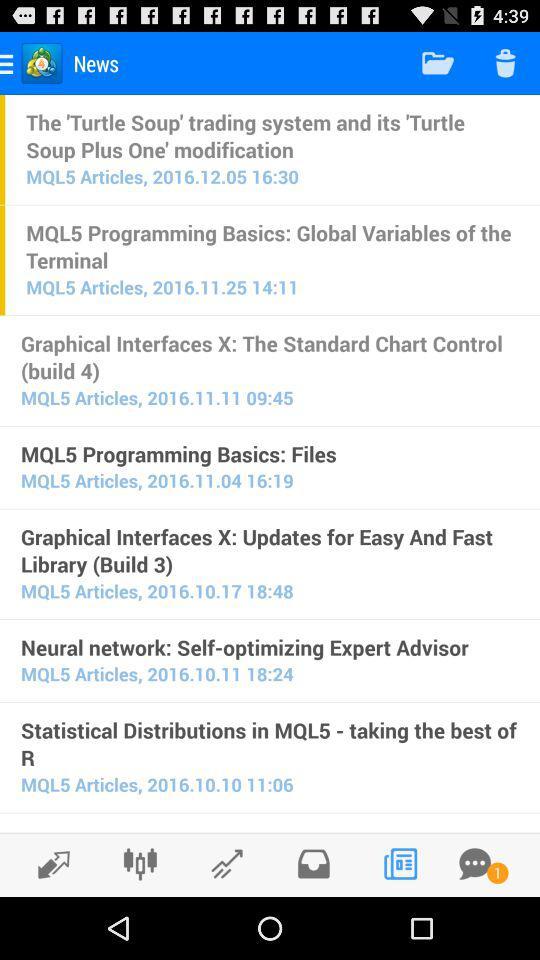  Describe the element at coordinates (271, 134) in the screenshot. I see `the the turtle soup icon` at that location.